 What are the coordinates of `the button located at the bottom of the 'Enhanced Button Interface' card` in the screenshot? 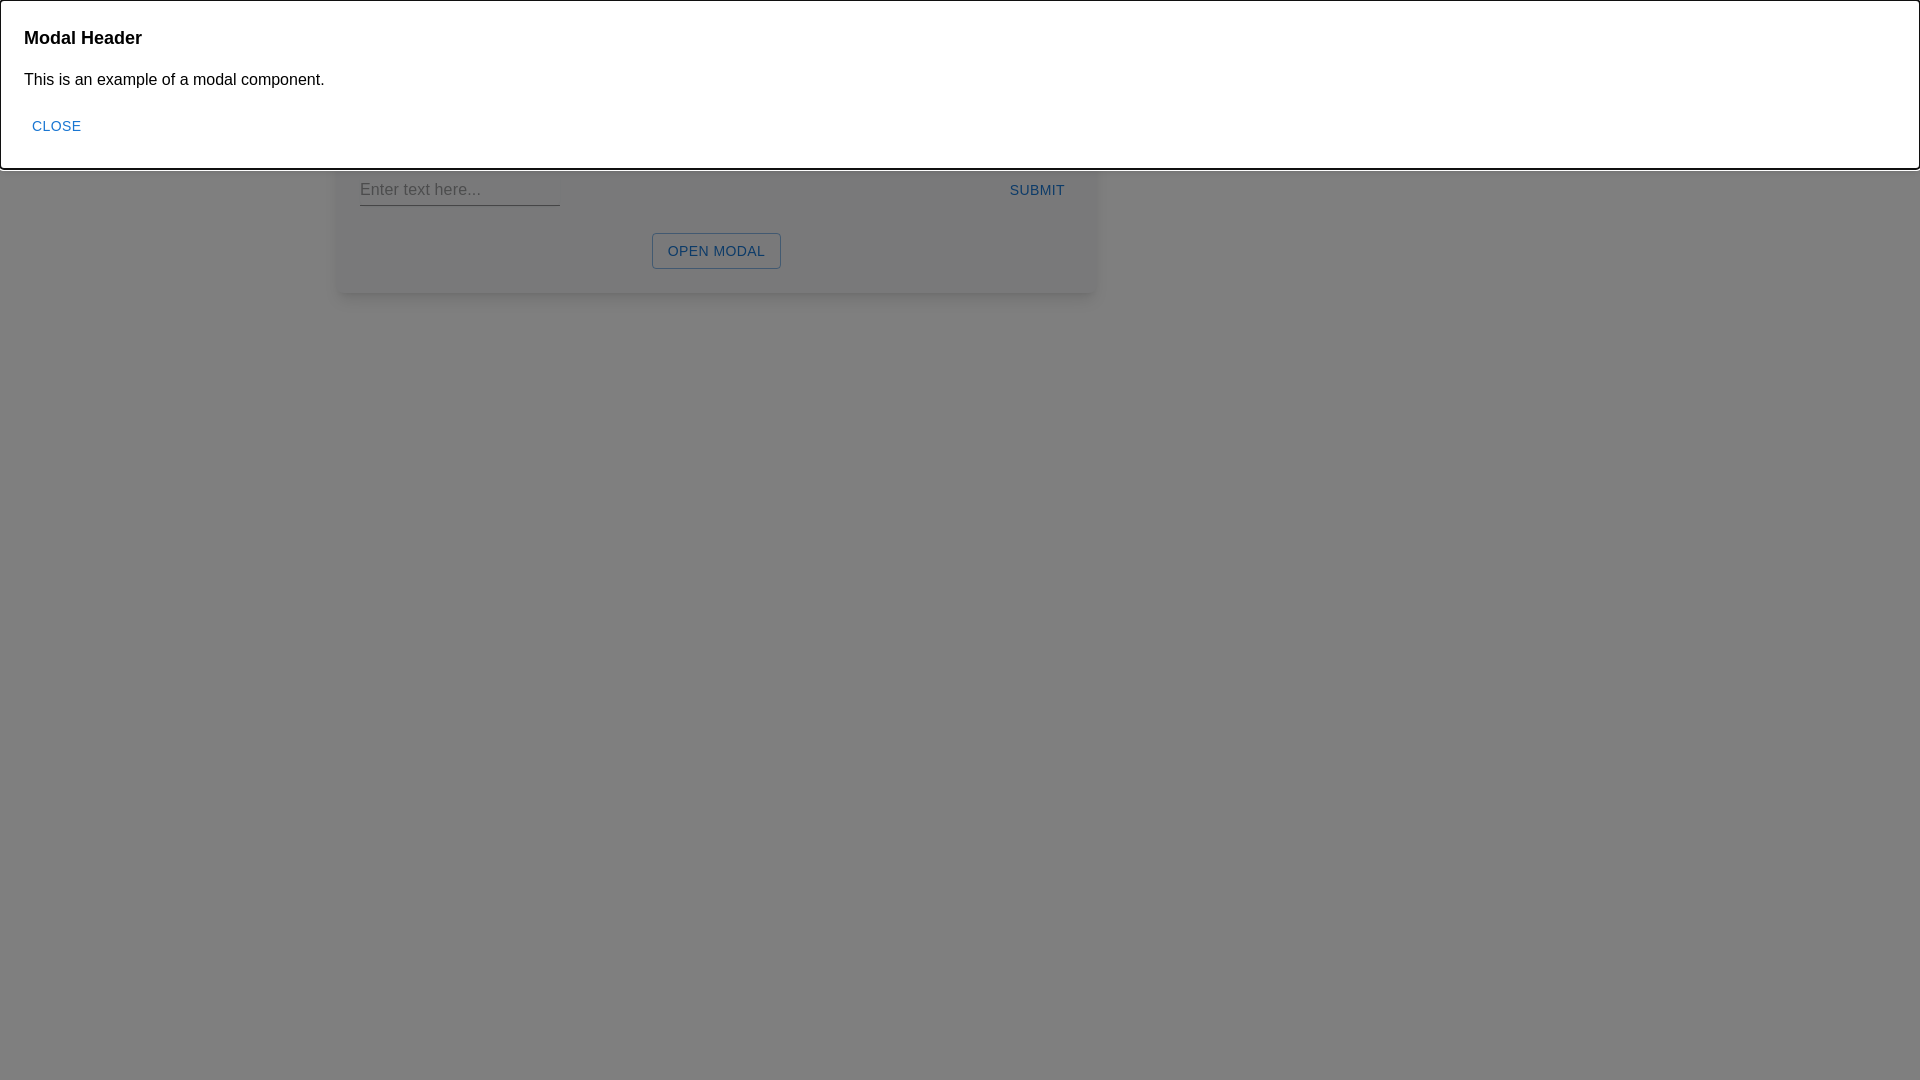 It's located at (716, 245).